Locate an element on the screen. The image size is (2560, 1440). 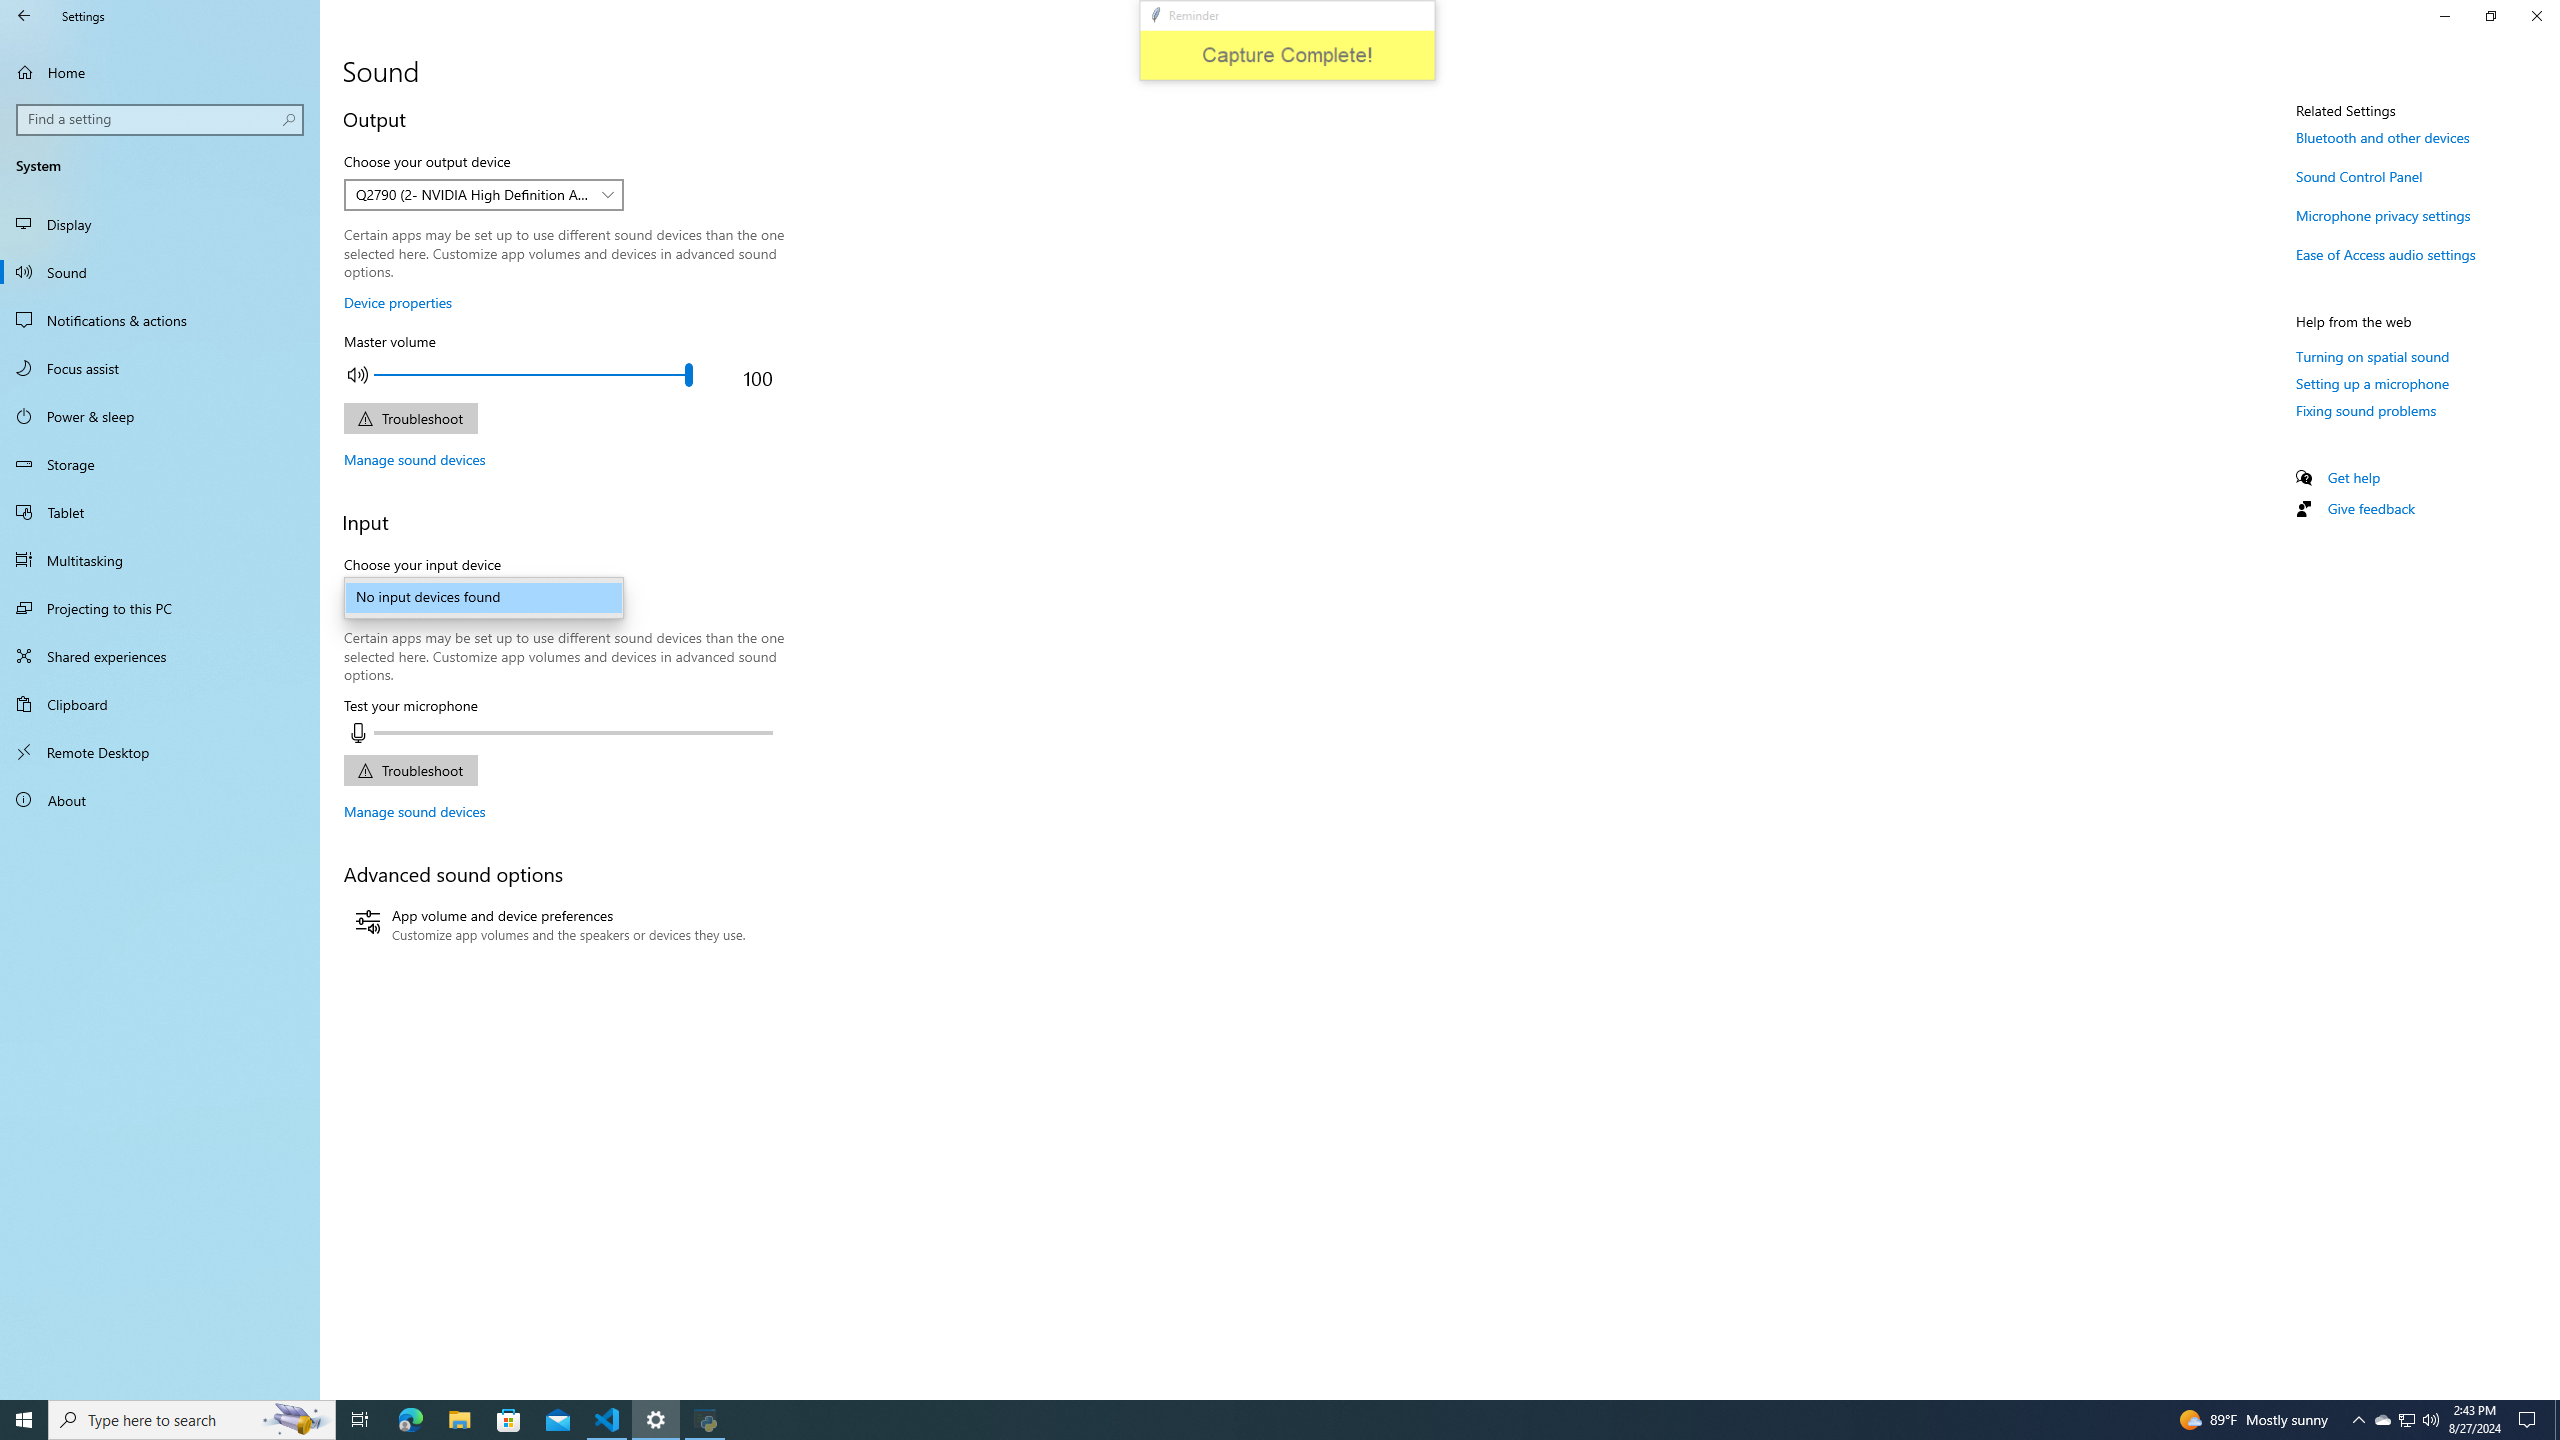
'Choose your input device' is located at coordinates (482, 597).